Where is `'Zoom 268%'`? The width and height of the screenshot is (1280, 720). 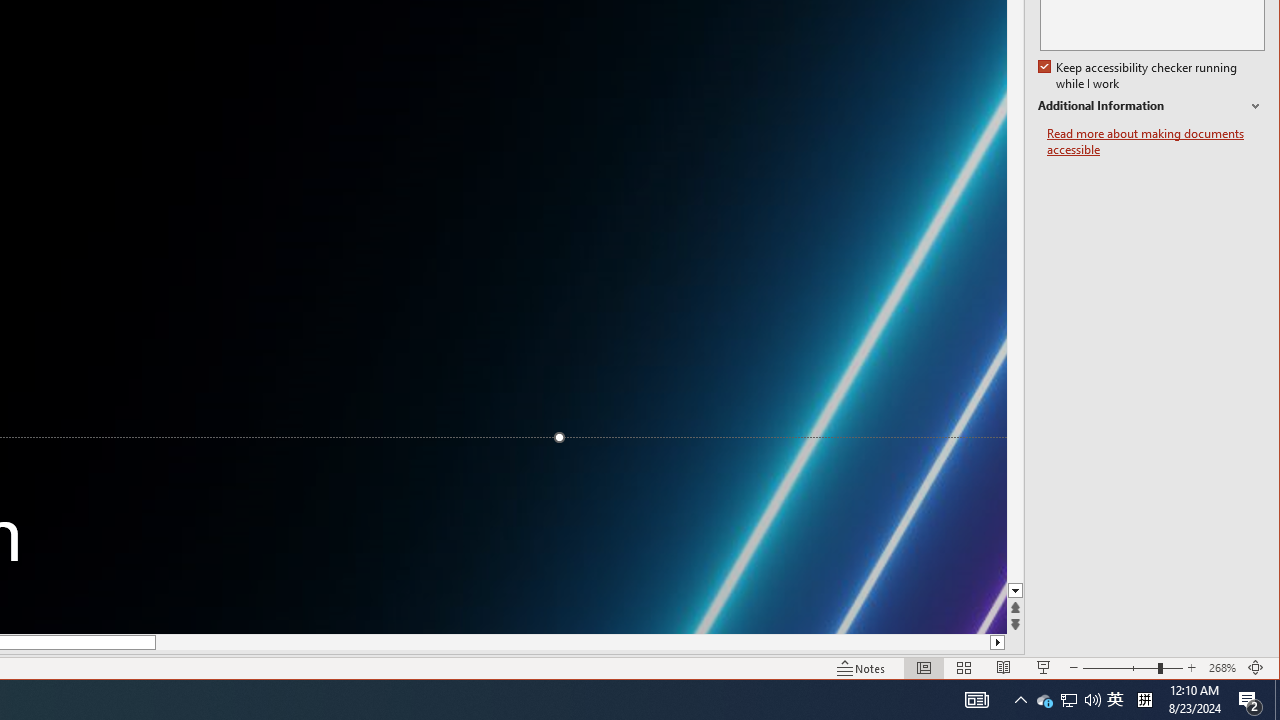
'Zoom 268%' is located at coordinates (1221, 668).